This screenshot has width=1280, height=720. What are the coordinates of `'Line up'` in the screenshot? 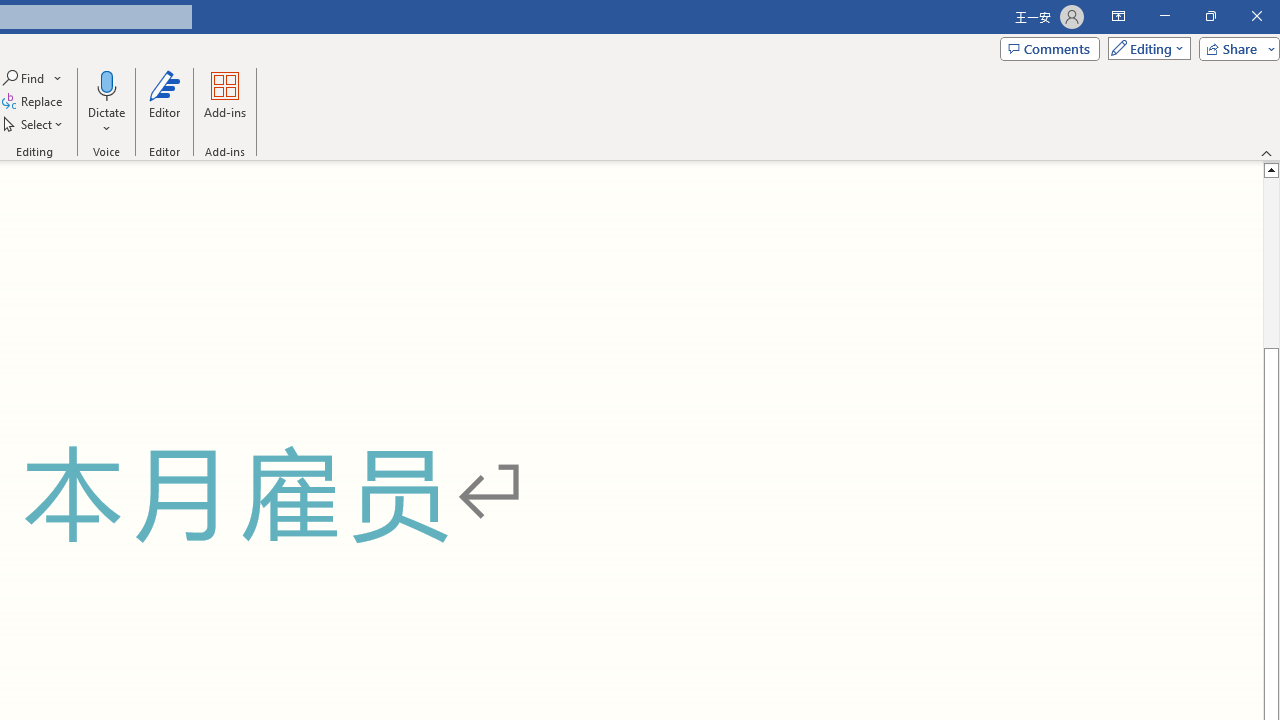 It's located at (1270, 168).